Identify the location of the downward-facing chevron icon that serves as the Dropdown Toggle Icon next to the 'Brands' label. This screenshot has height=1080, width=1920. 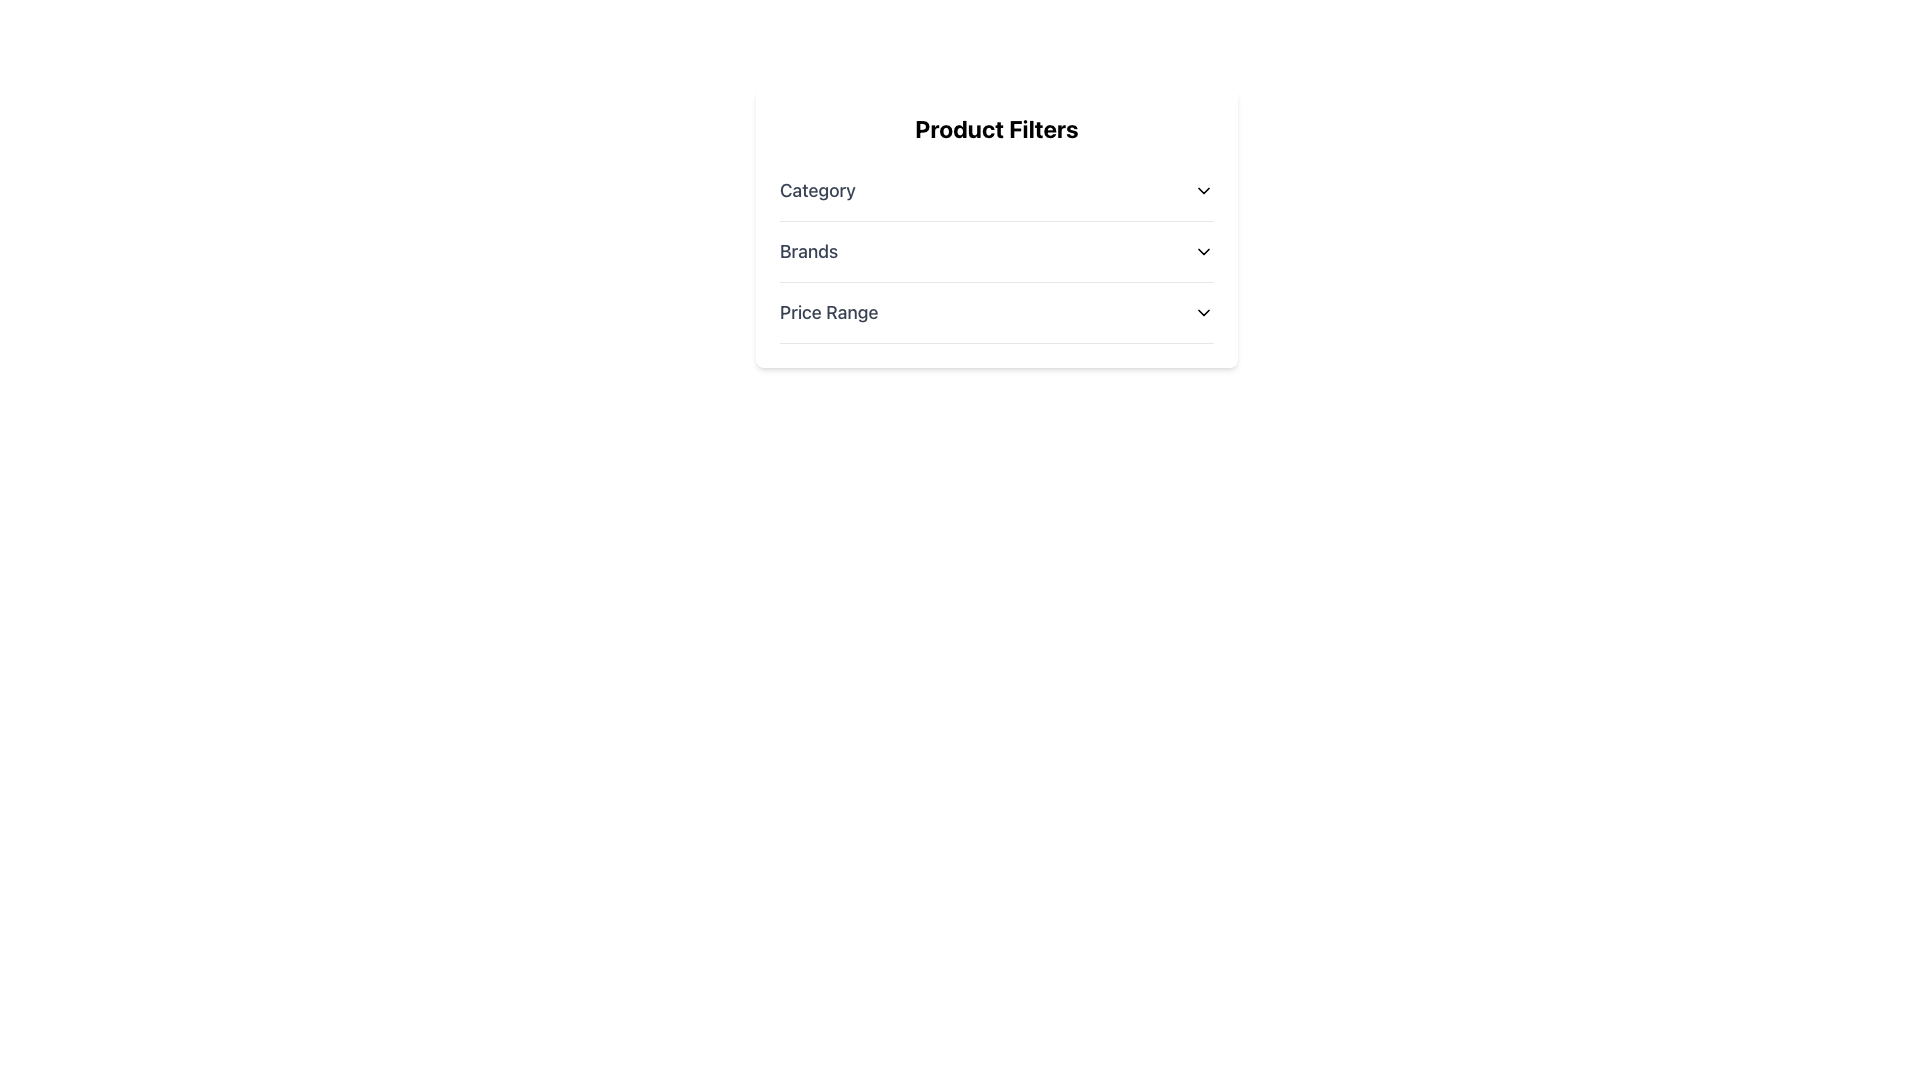
(1203, 250).